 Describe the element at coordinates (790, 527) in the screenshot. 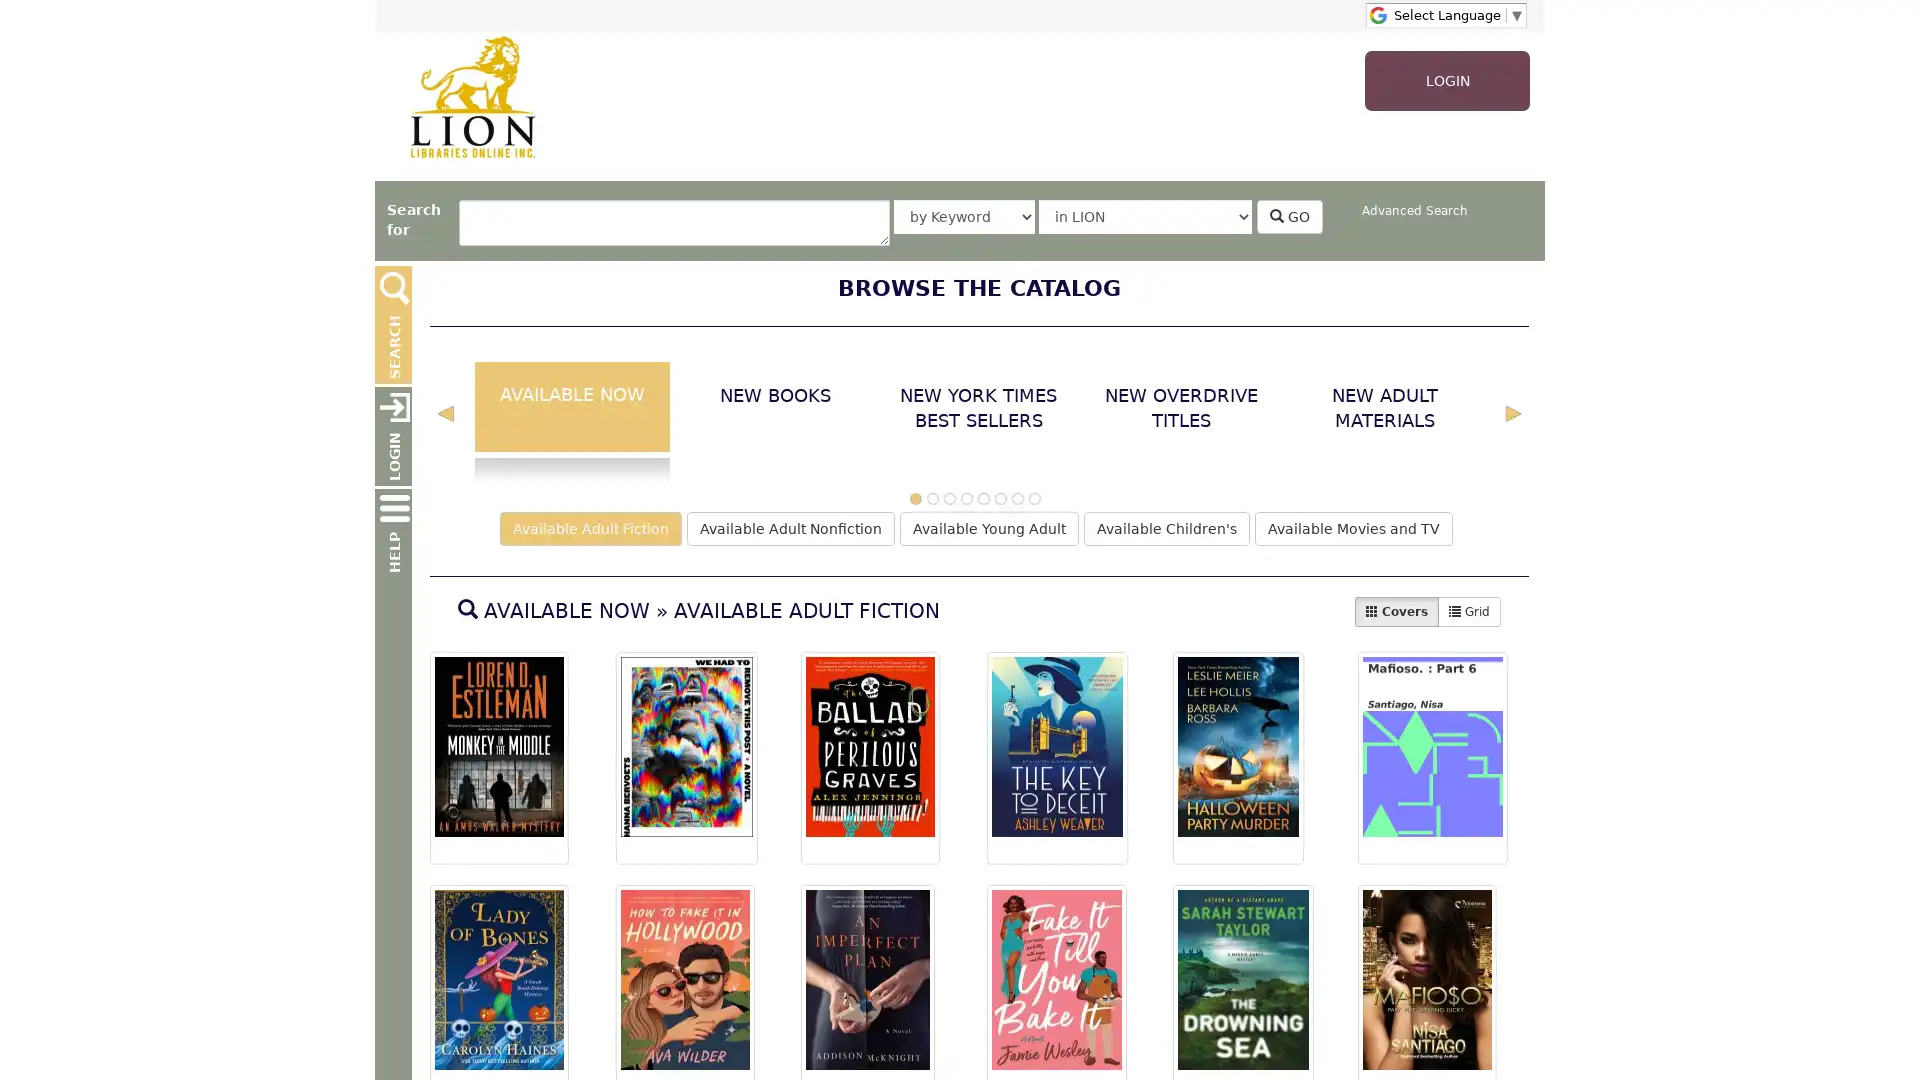

I see `Available Adult Nonfiction` at that location.